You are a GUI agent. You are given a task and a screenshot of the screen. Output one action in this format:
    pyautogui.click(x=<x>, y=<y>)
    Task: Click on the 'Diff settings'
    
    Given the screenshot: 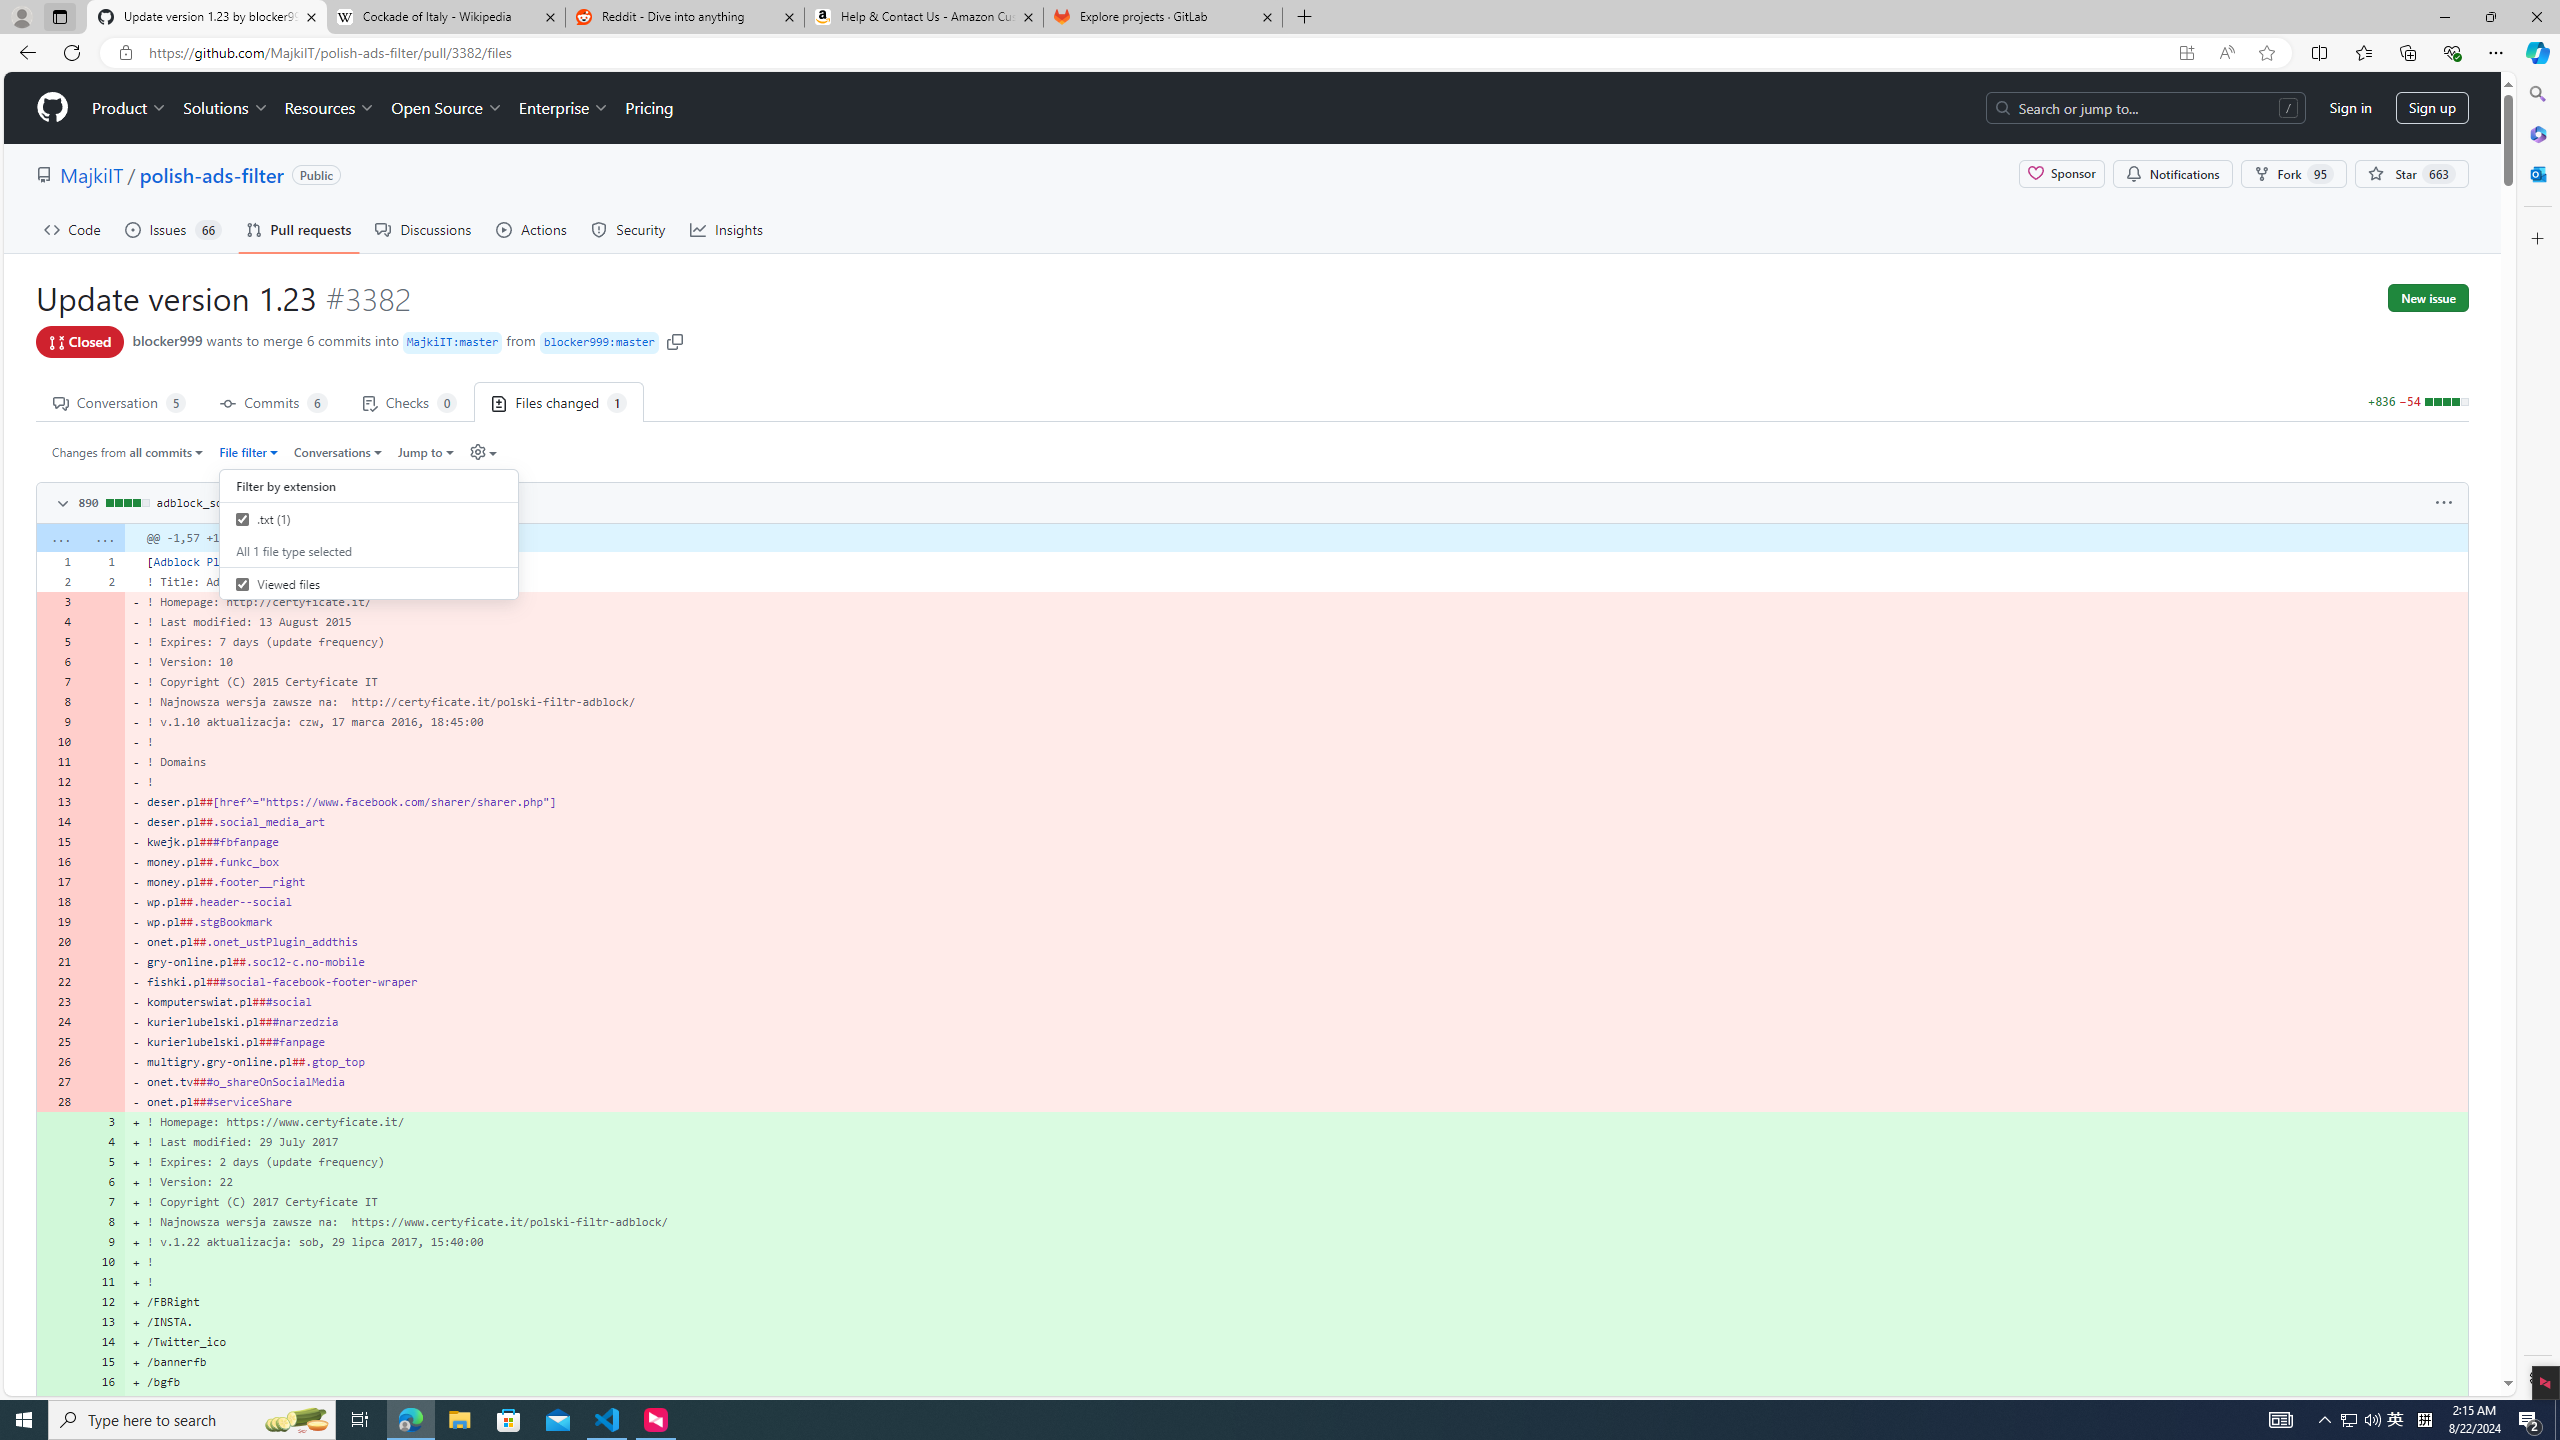 What is the action you would take?
    pyautogui.click(x=476, y=451)
    